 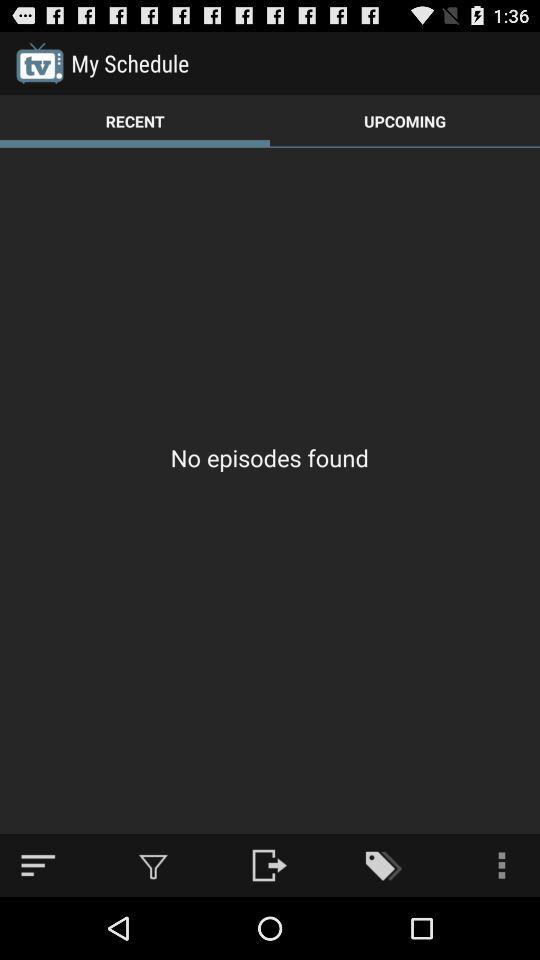 I want to click on icon to the right of the recent item, so click(x=405, y=120).